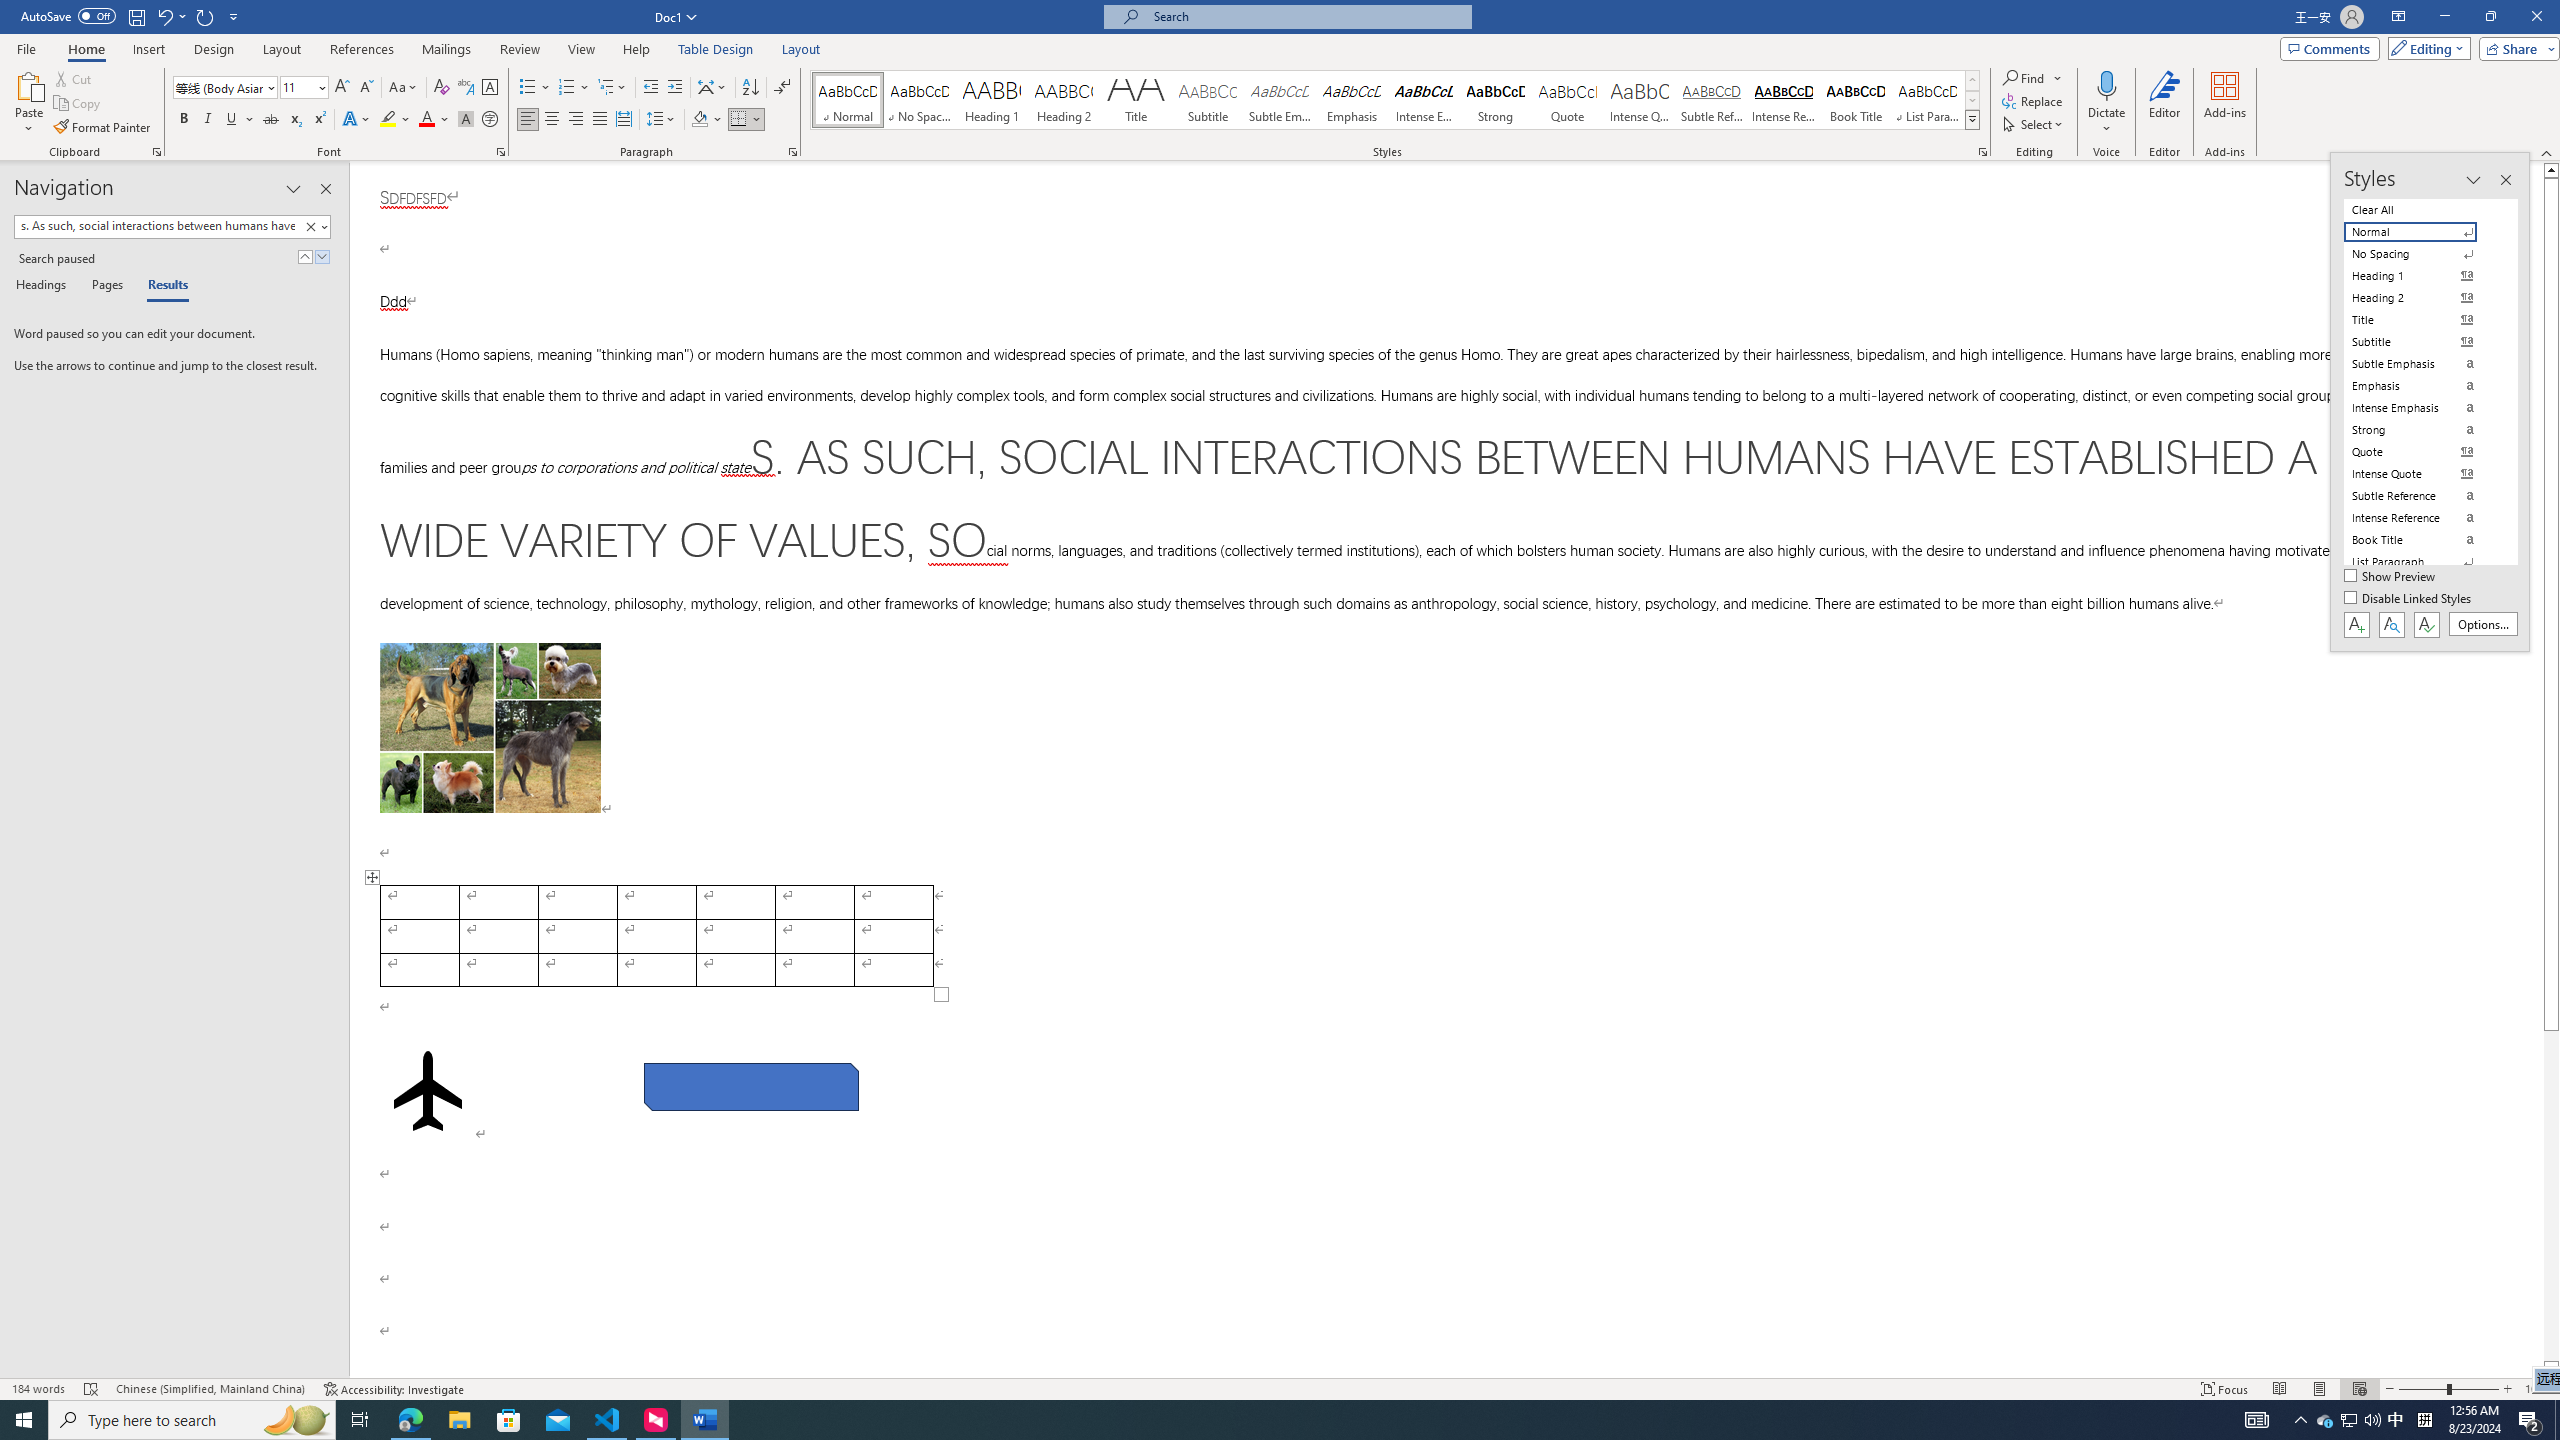 This screenshot has height=1440, width=2560. What do you see at coordinates (1280, 99) in the screenshot?
I see `'Subtle Emphasis'` at bounding box center [1280, 99].